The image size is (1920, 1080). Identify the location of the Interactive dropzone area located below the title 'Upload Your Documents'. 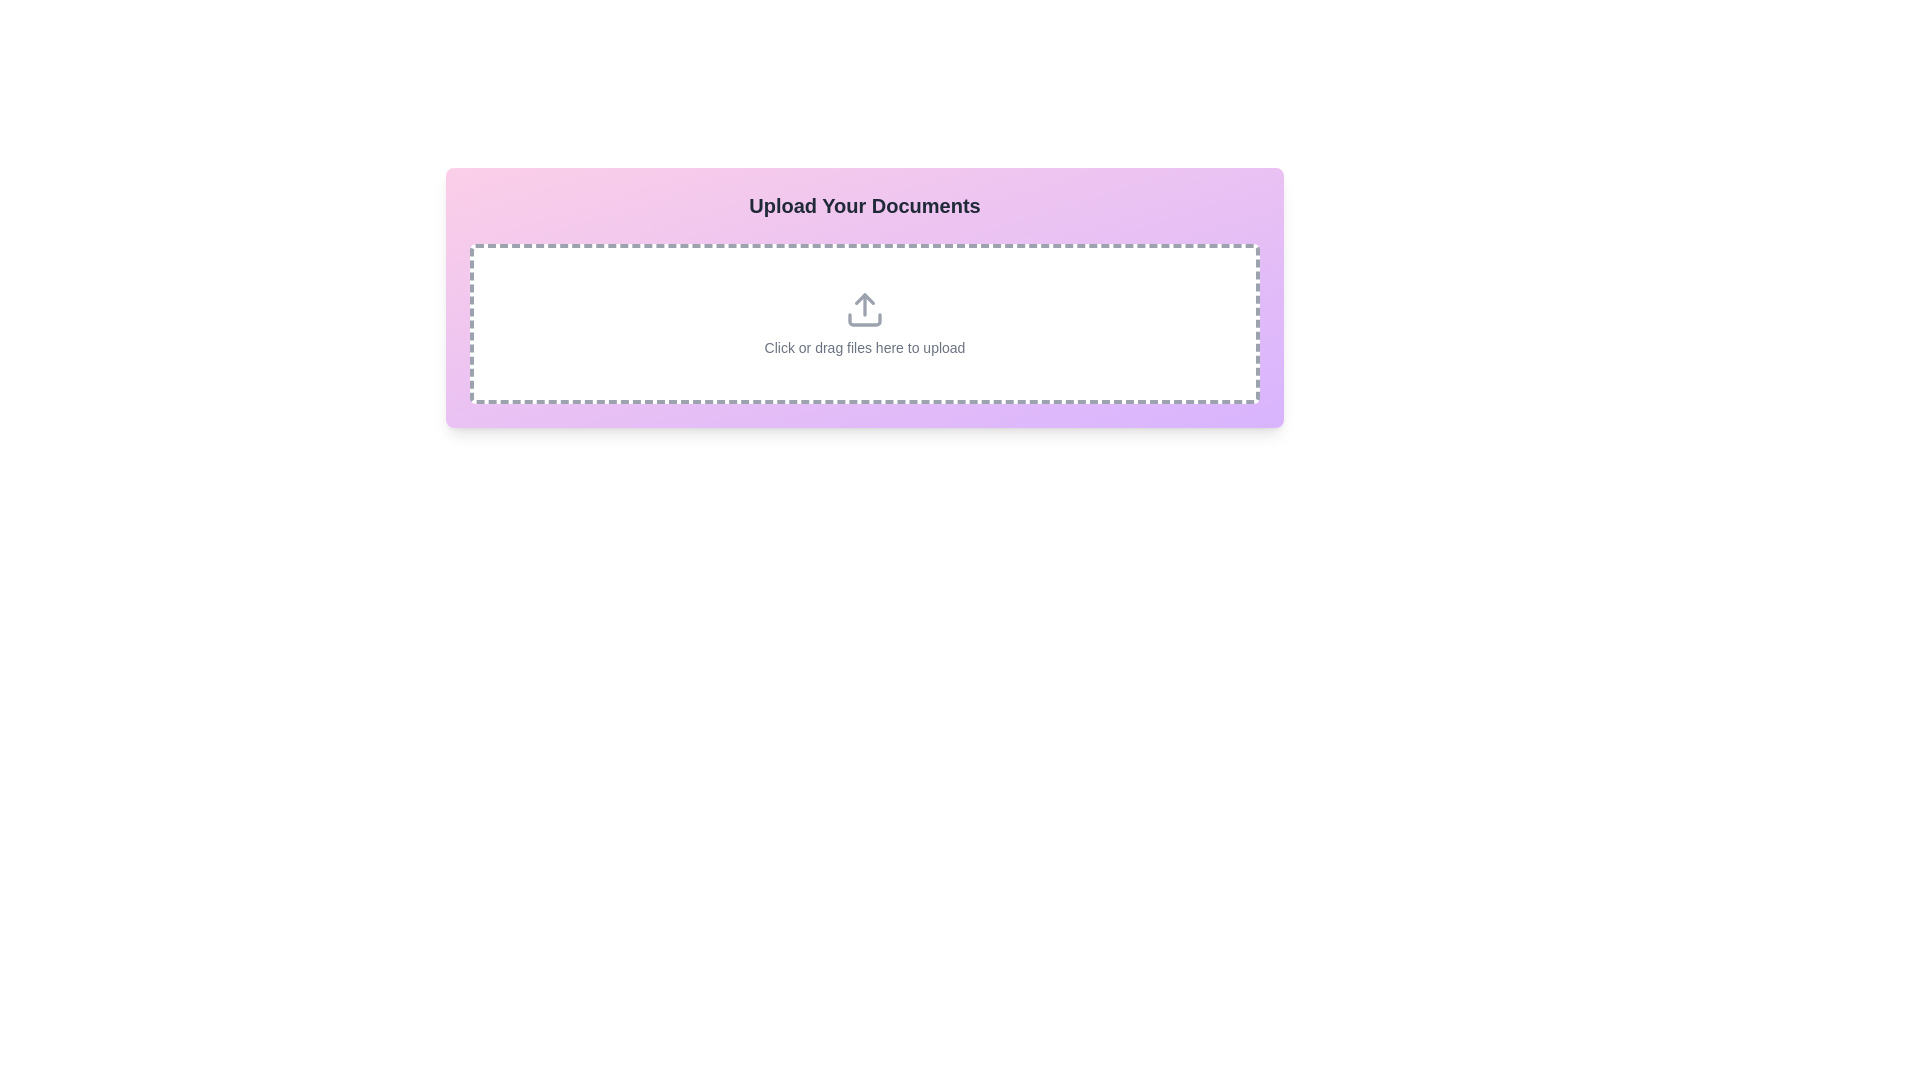
(864, 323).